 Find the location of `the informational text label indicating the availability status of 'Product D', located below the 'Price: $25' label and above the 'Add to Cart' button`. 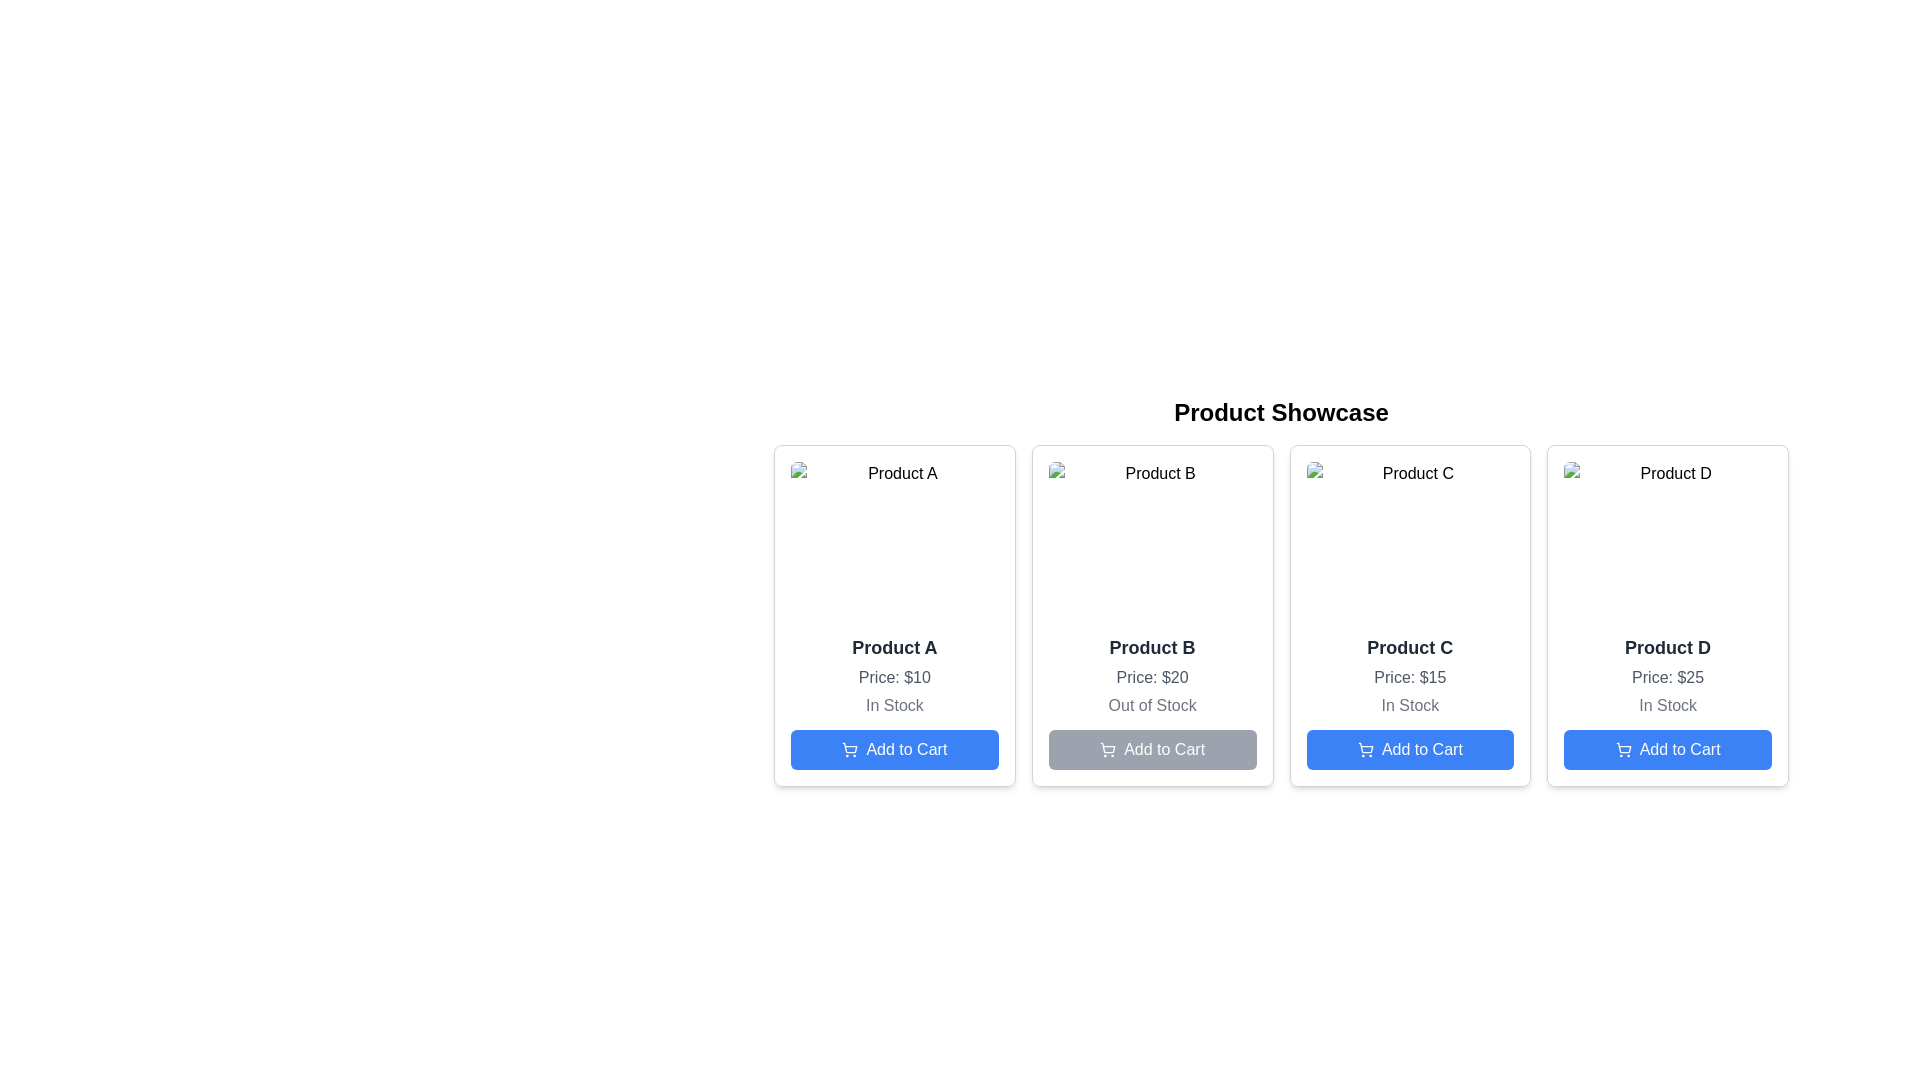

the informational text label indicating the availability status of 'Product D', located below the 'Price: $25' label and above the 'Add to Cart' button is located at coordinates (1668, 704).